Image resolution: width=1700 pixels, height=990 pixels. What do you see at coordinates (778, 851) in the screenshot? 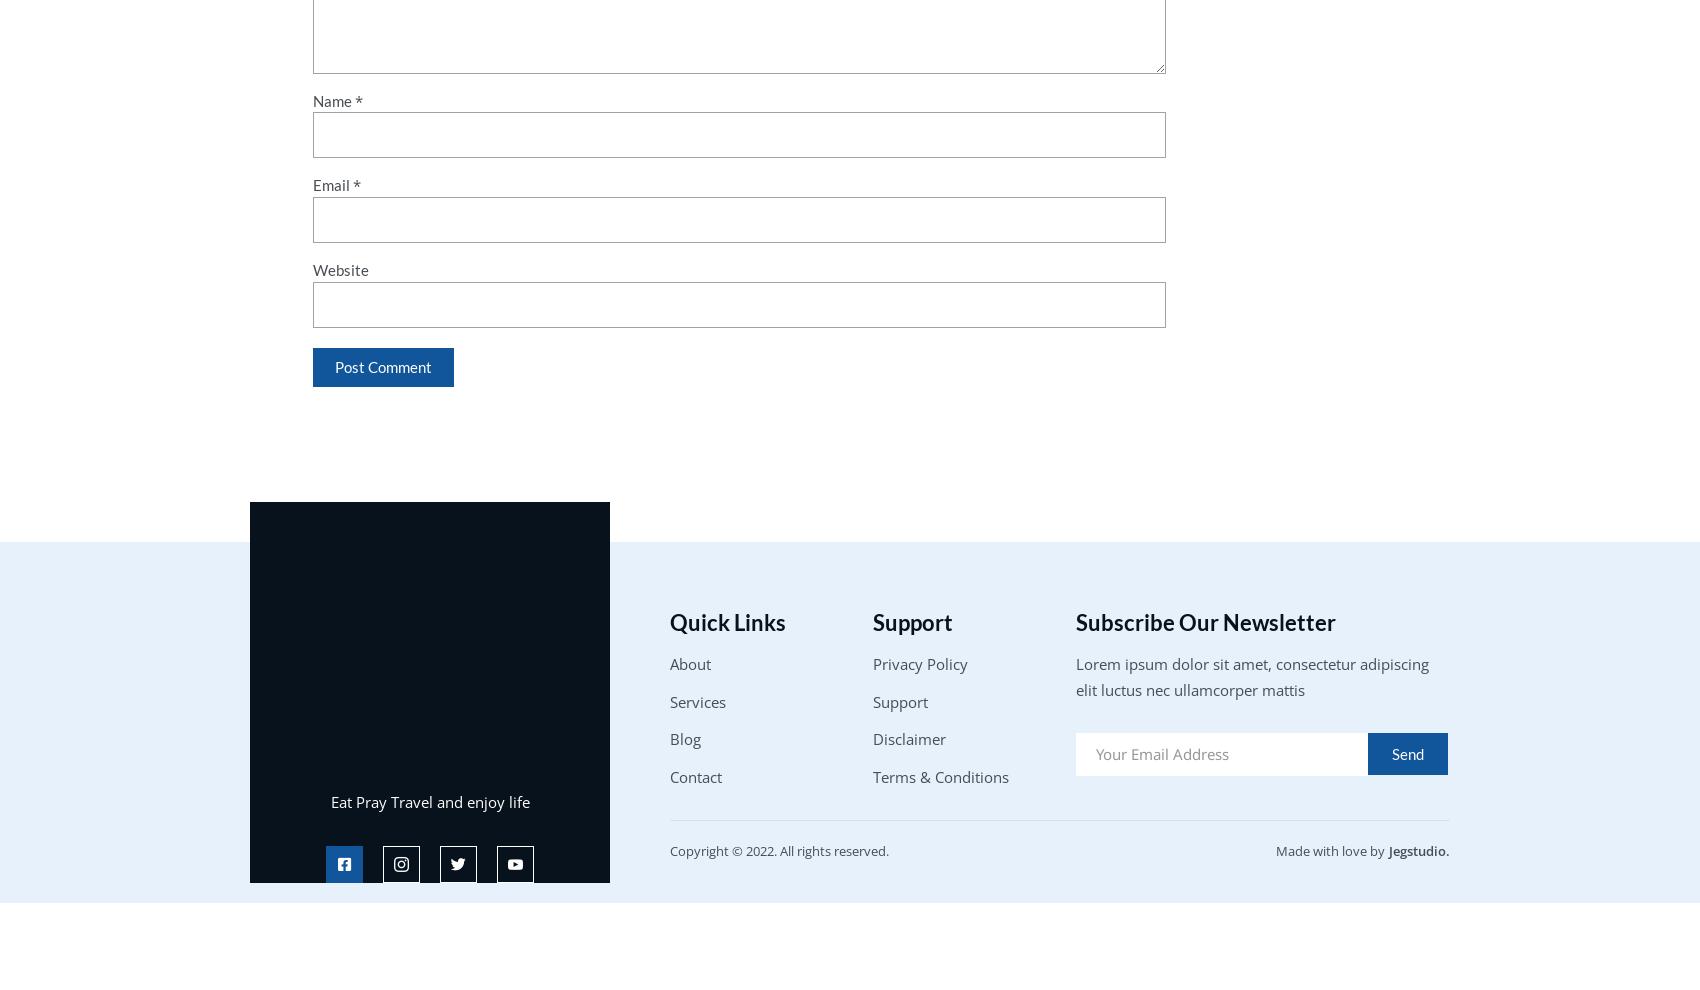
I see `'Copyright © 2022. All rights reserved.'` at bounding box center [778, 851].